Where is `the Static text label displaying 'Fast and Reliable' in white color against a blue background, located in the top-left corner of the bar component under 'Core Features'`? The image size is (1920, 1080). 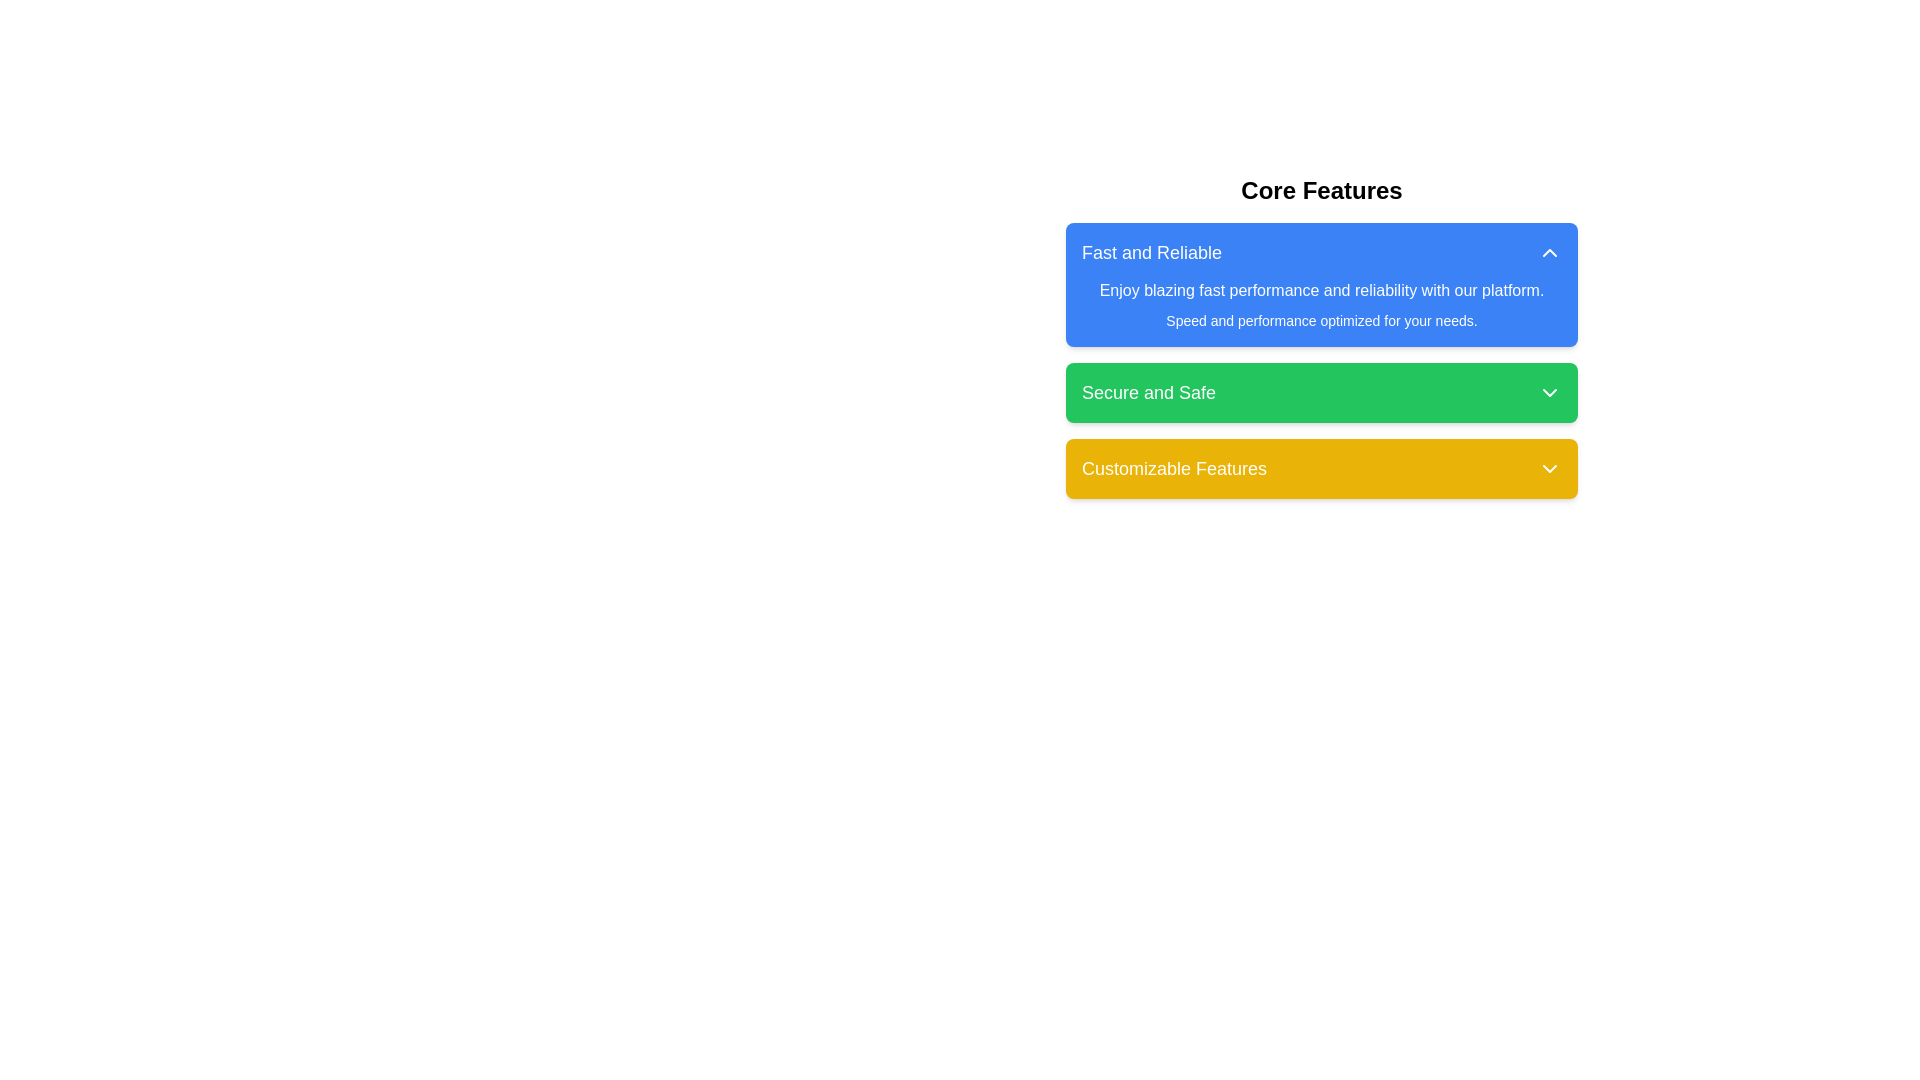 the Static text label displaying 'Fast and Reliable' in white color against a blue background, located in the top-left corner of the bar component under 'Core Features' is located at coordinates (1152, 252).